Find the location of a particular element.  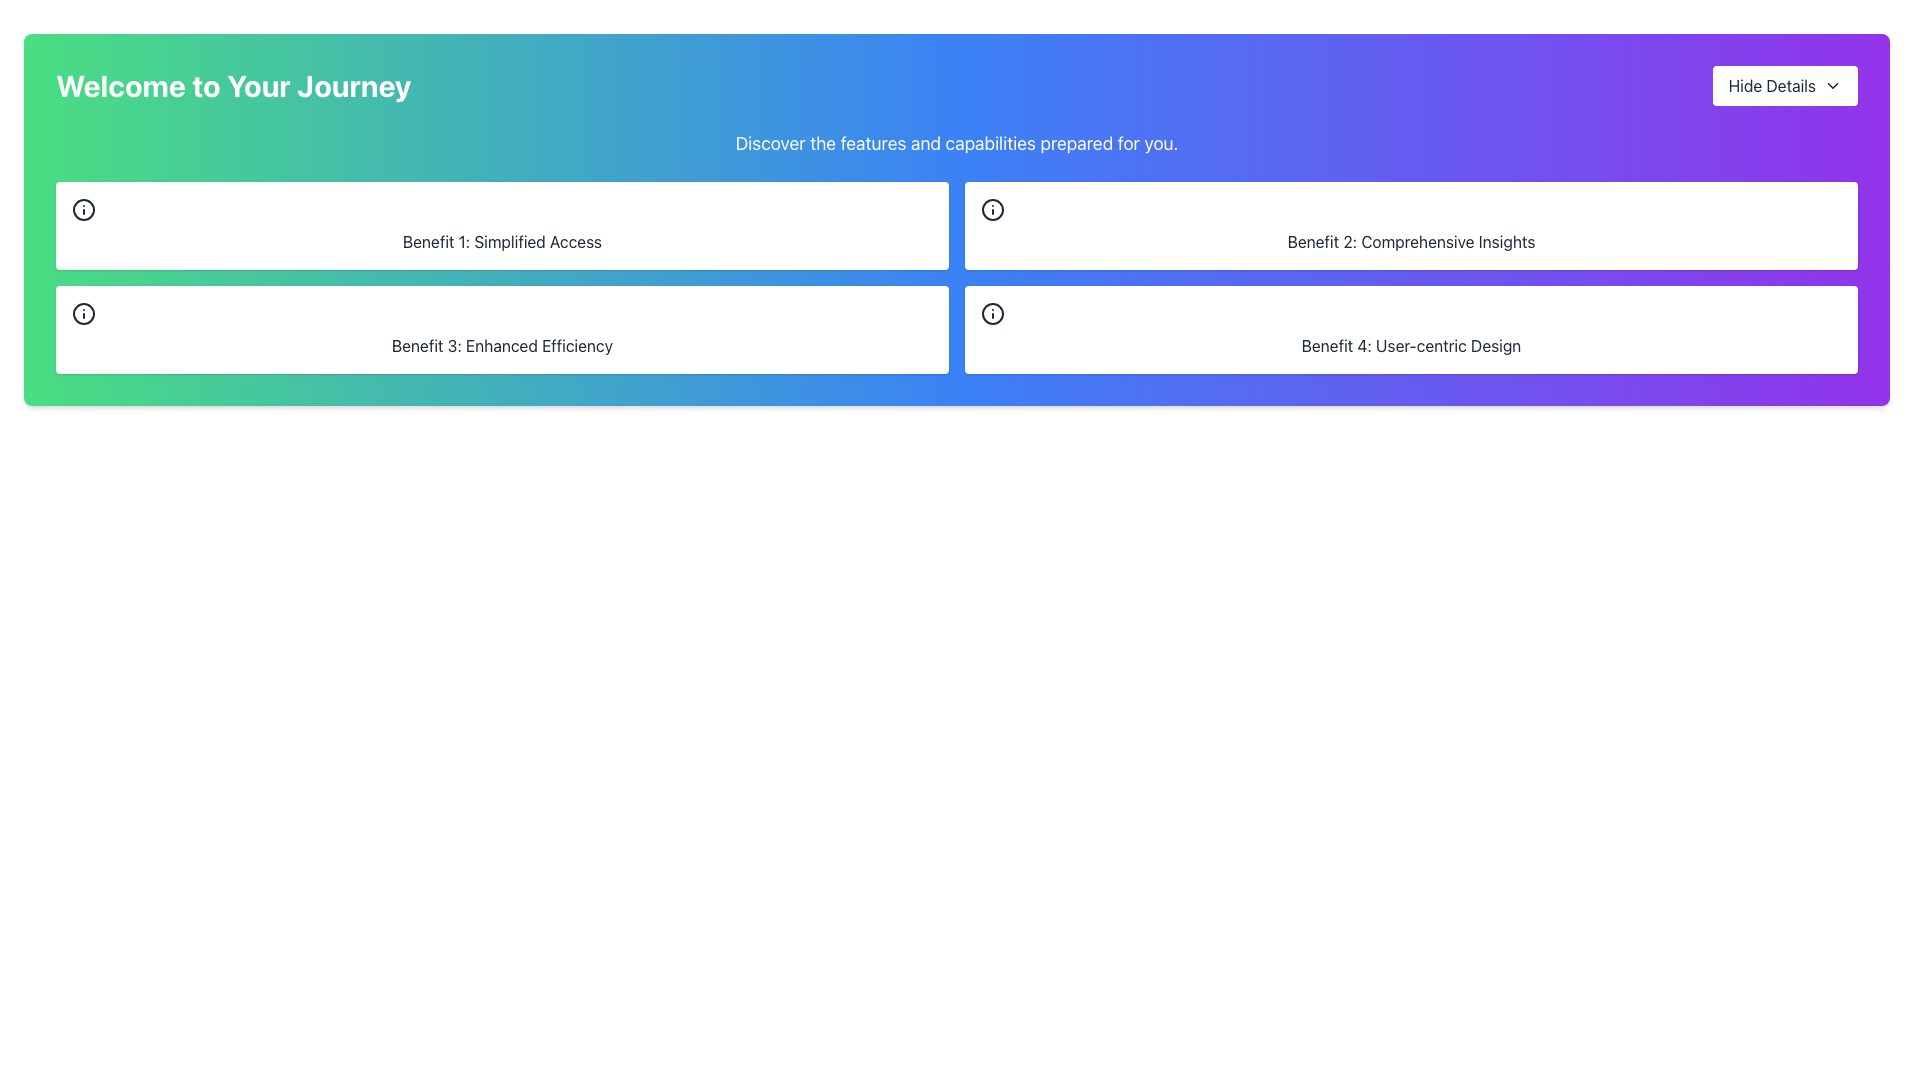

the informational icon located in the center-left of the card labeled 'Benefit 3: Enhanced Efficiency' is located at coordinates (82, 313).